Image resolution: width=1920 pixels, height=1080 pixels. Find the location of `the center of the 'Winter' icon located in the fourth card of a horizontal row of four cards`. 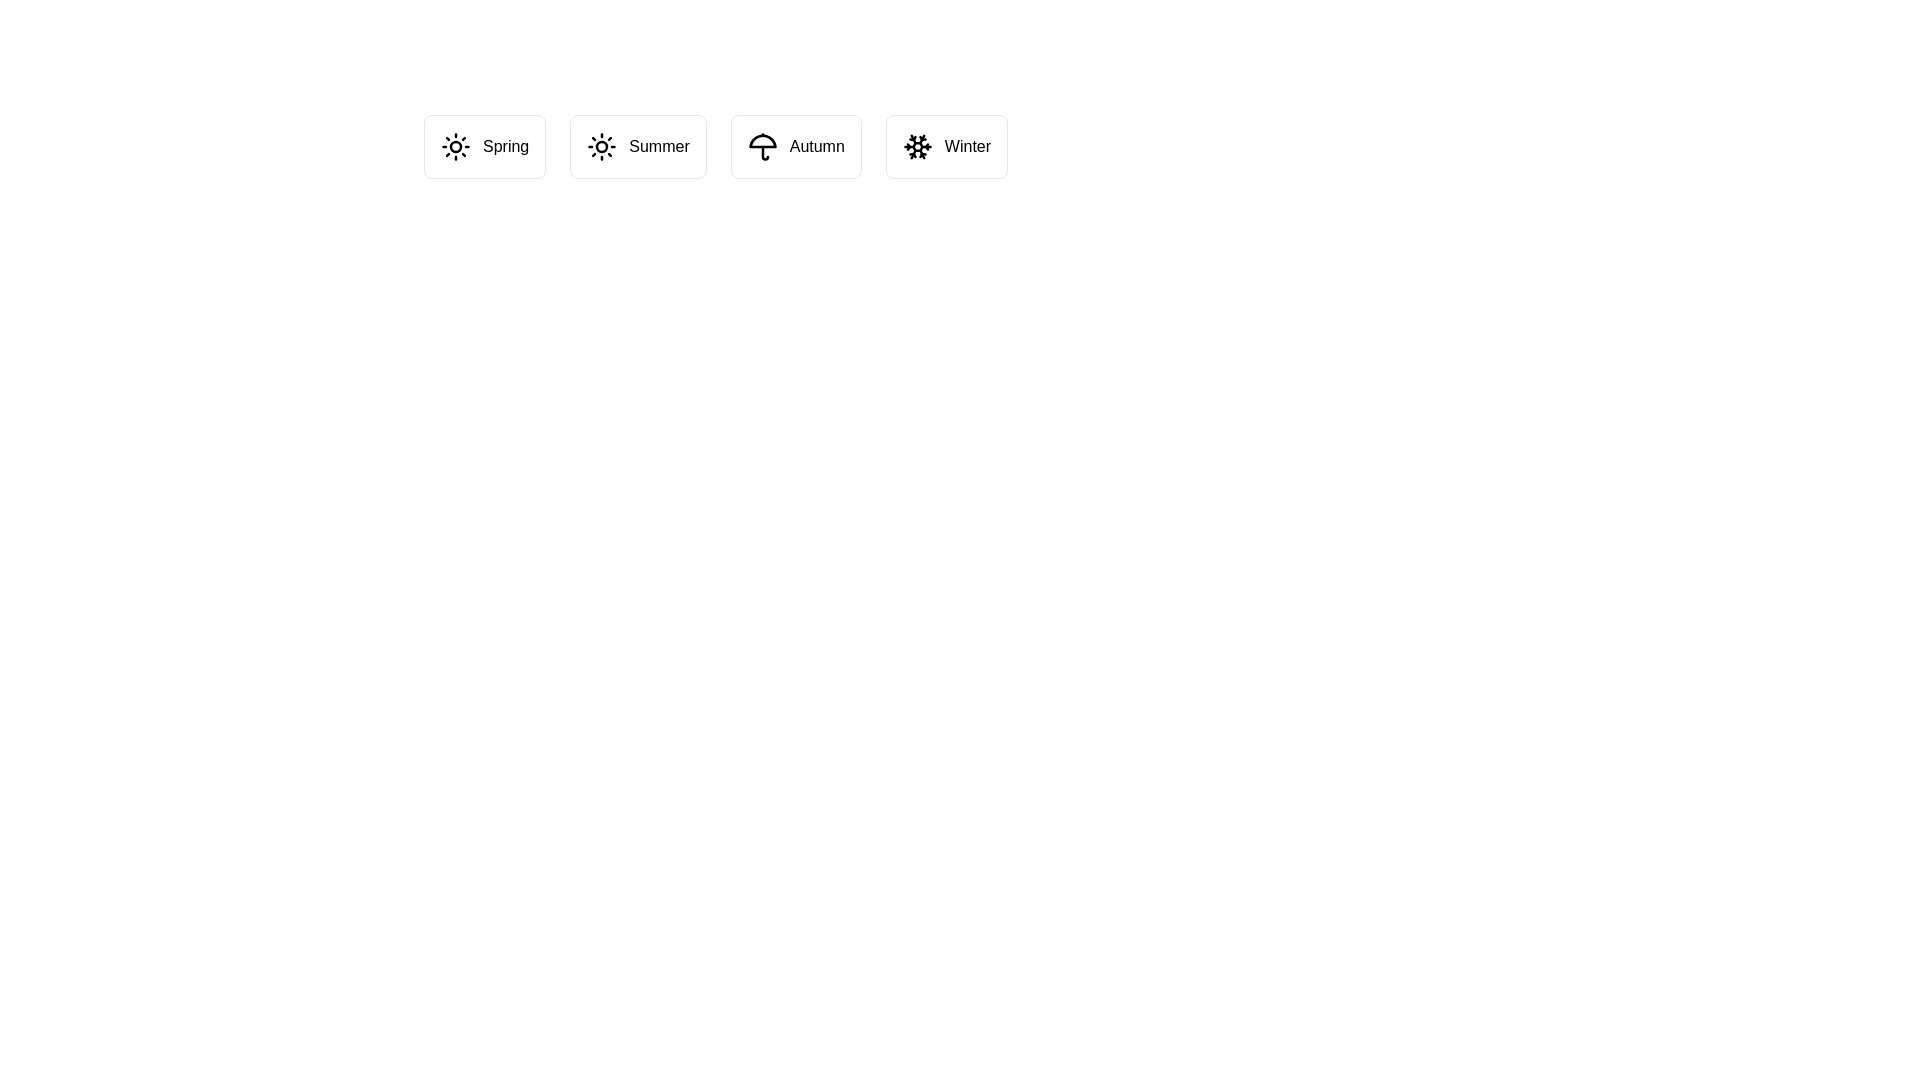

the center of the 'Winter' icon located in the fourth card of a horizontal row of four cards is located at coordinates (916, 145).